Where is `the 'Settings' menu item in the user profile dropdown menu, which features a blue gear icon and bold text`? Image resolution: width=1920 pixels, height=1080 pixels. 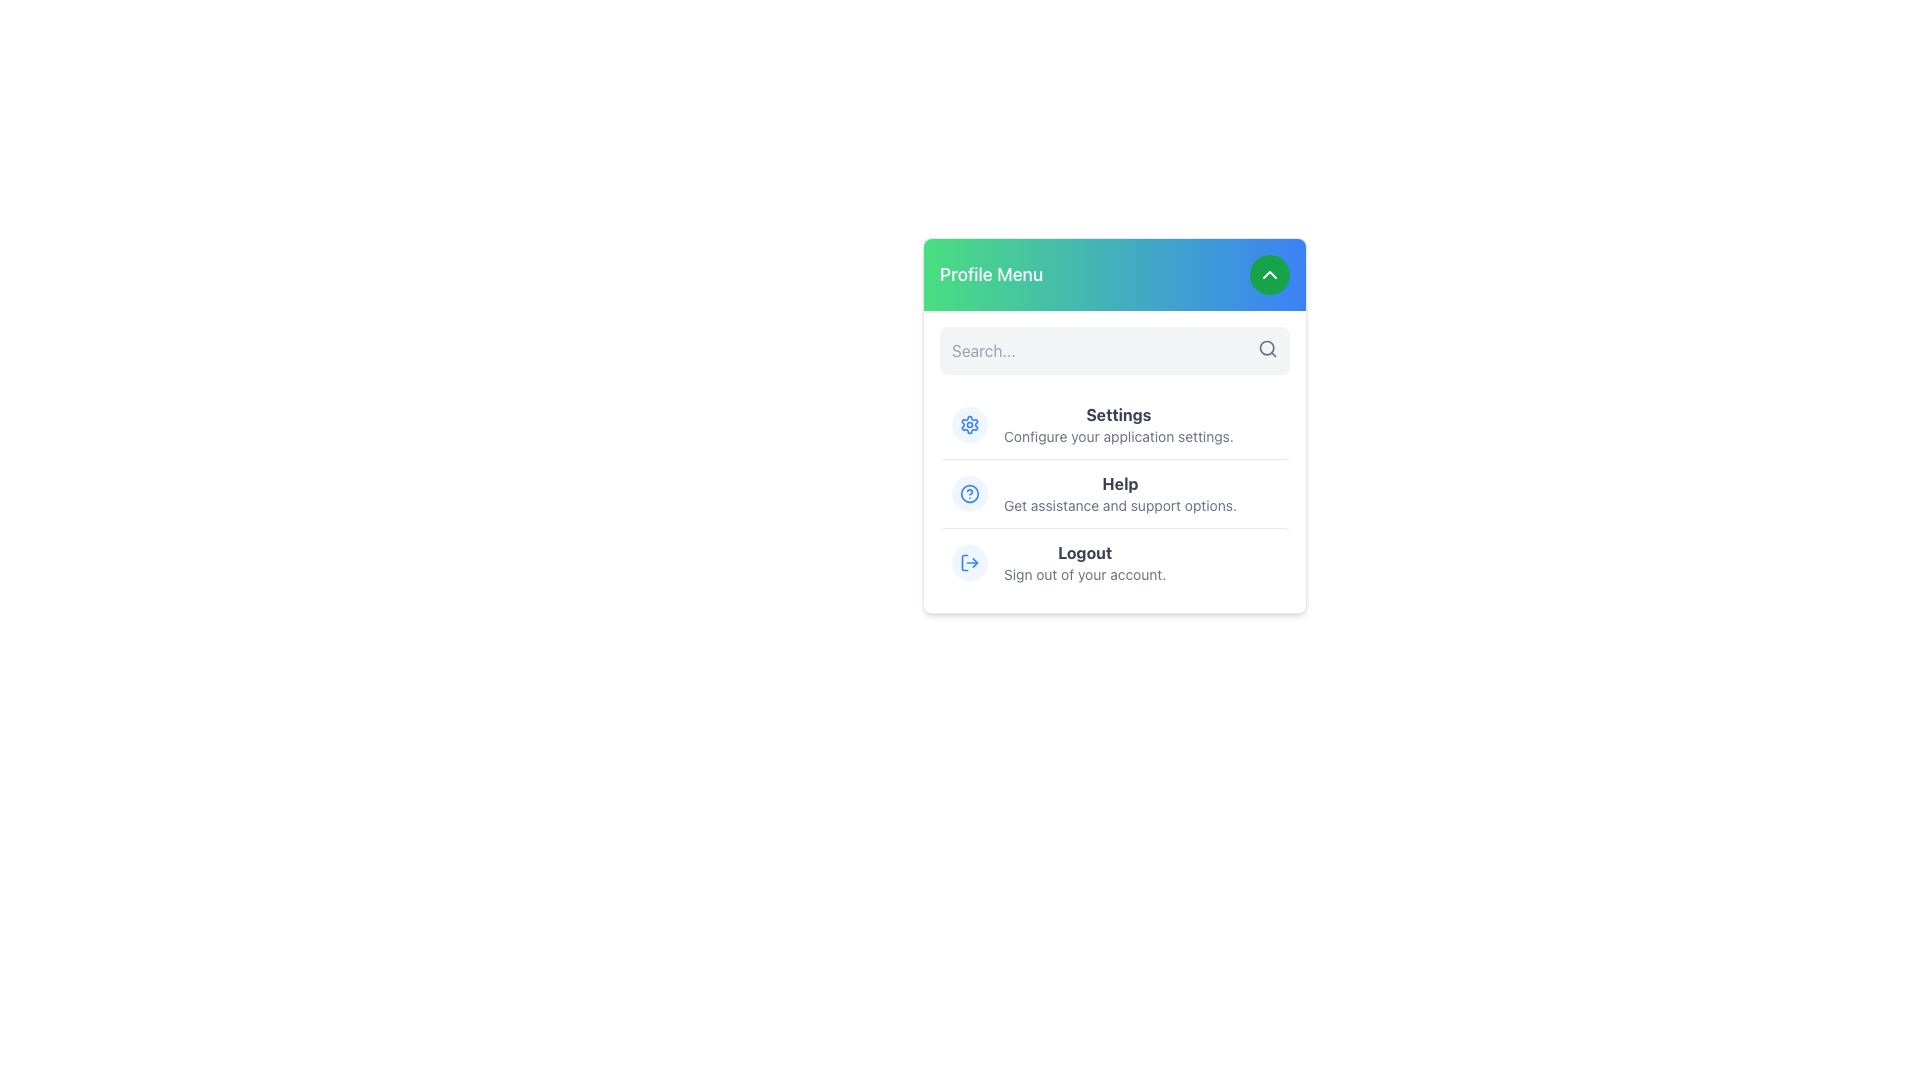
the 'Settings' menu item in the user profile dropdown menu, which features a blue gear icon and bold text is located at coordinates (1113, 423).